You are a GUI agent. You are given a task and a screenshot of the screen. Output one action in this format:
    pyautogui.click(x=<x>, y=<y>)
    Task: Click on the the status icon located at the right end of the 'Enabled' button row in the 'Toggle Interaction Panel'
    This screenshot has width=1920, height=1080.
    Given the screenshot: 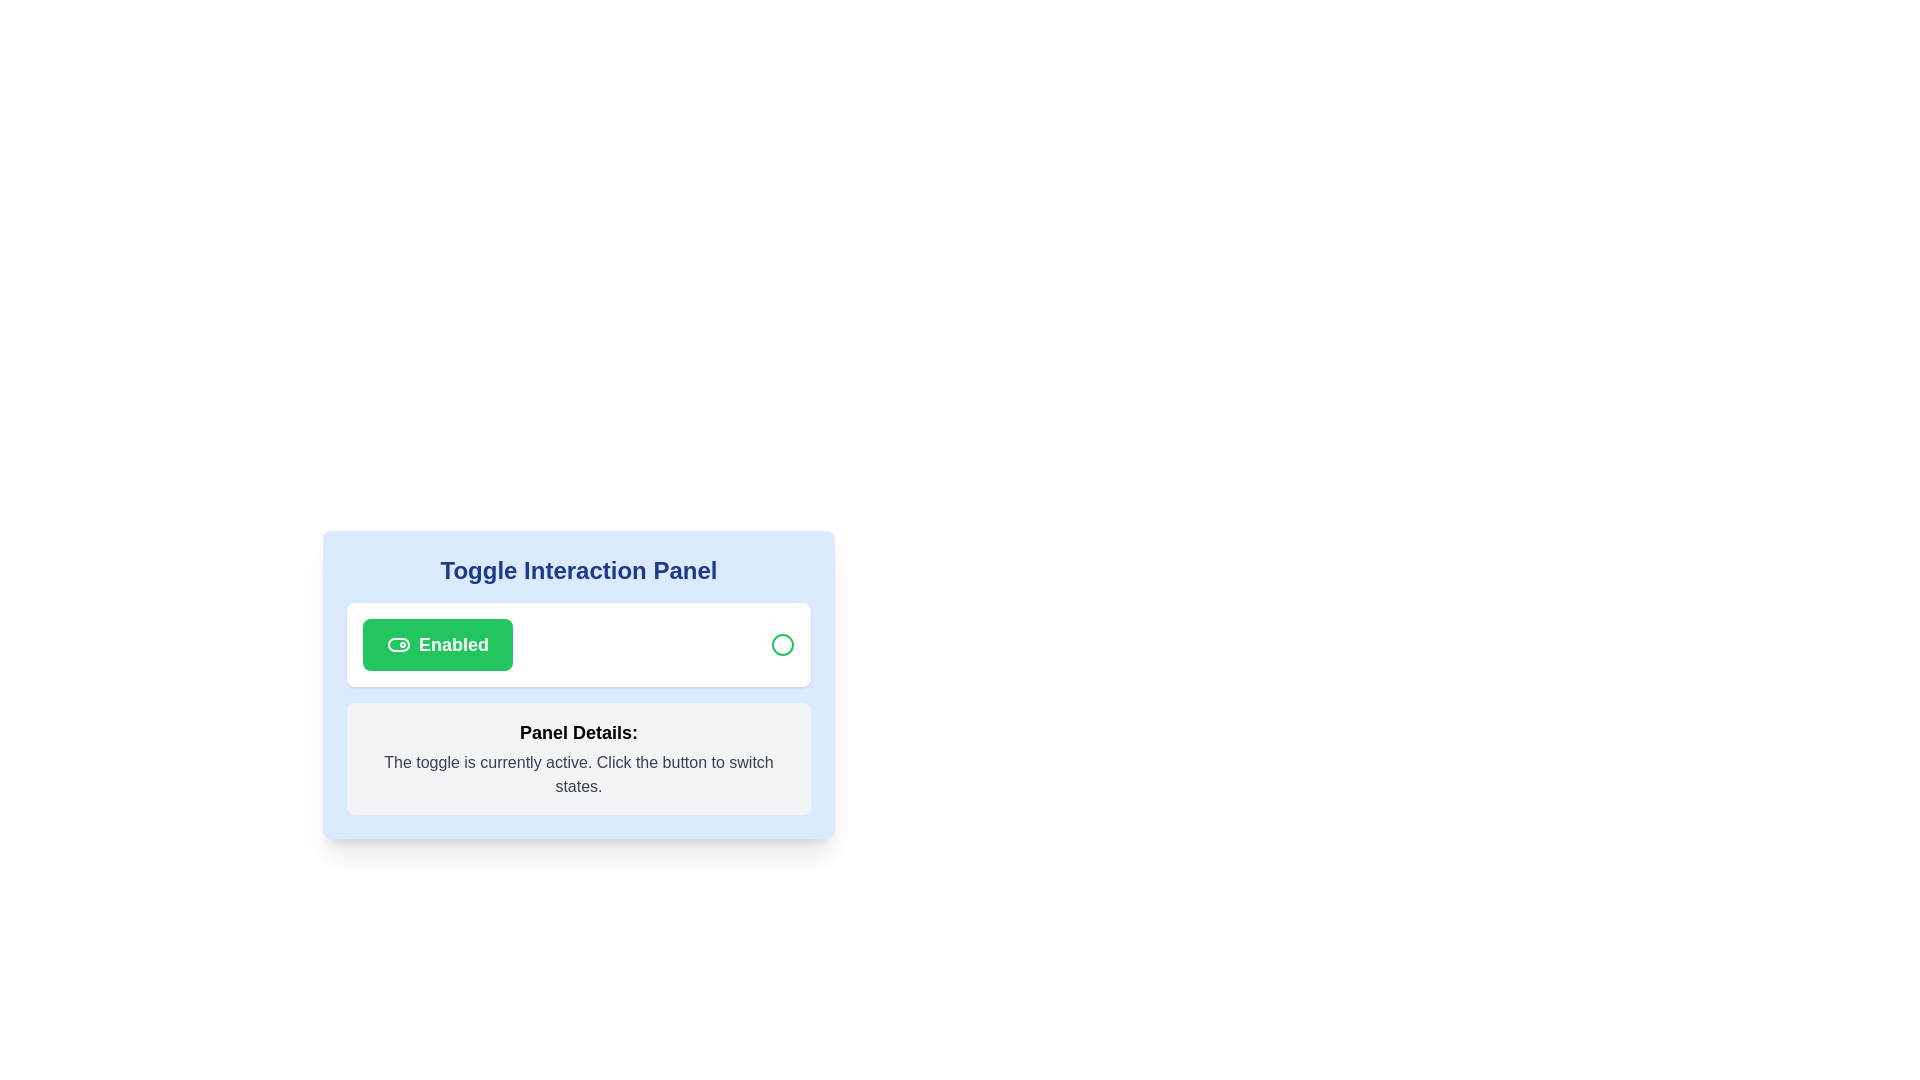 What is the action you would take?
    pyautogui.click(x=781, y=644)
    